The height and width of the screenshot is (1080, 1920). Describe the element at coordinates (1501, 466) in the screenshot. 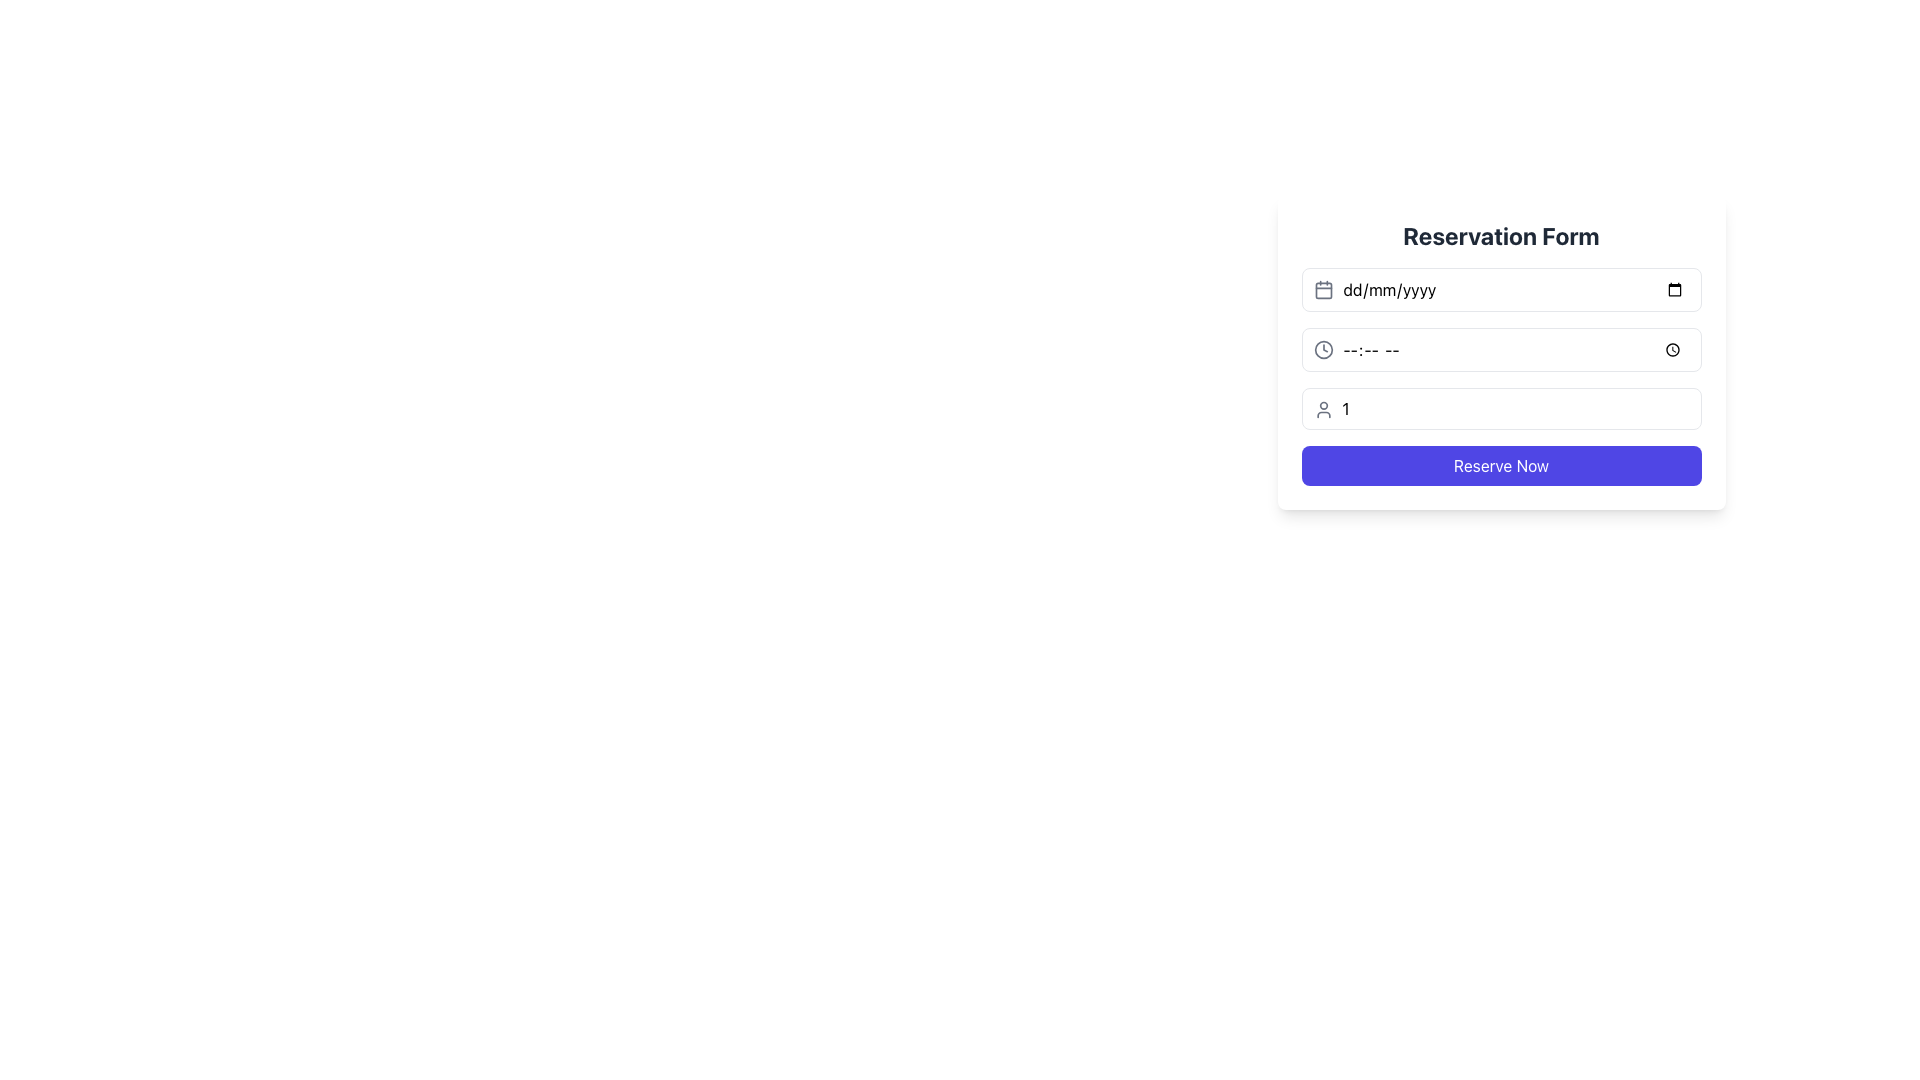

I see `the 'Reserve Now' button with a bold blue background and white text` at that location.